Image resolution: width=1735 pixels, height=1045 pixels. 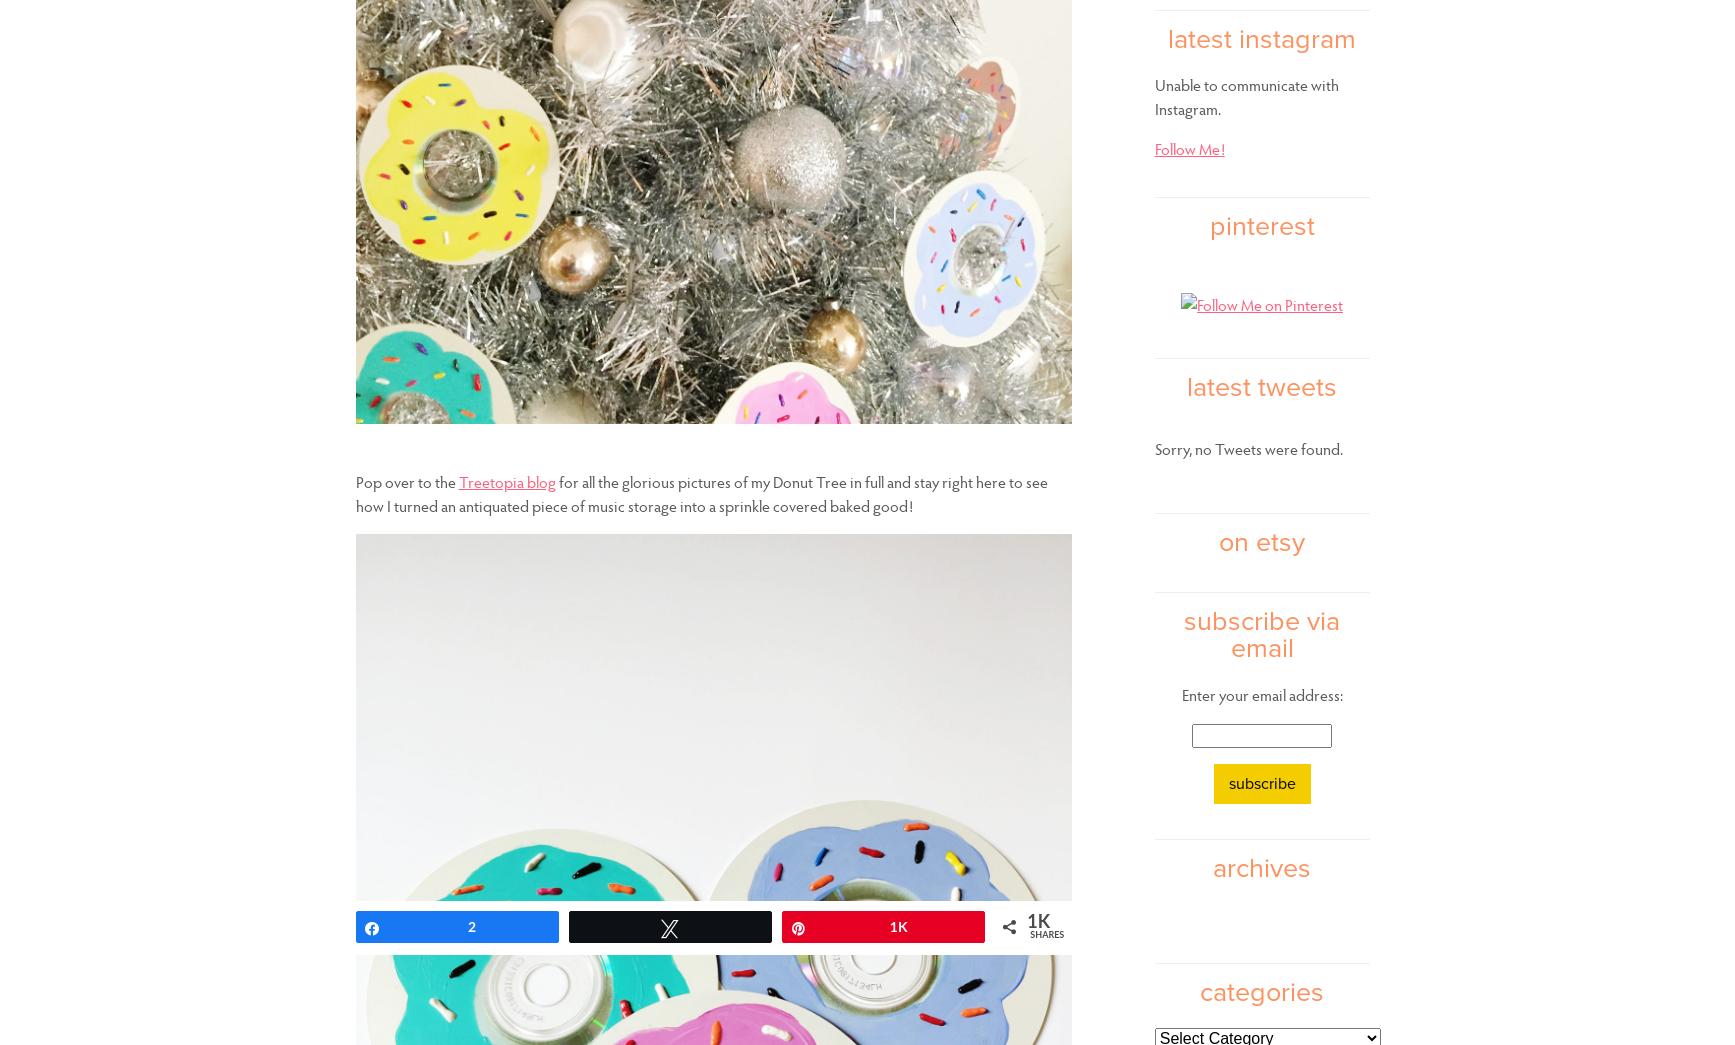 What do you see at coordinates (1261, 634) in the screenshot?
I see `'Subscribe via email'` at bounding box center [1261, 634].